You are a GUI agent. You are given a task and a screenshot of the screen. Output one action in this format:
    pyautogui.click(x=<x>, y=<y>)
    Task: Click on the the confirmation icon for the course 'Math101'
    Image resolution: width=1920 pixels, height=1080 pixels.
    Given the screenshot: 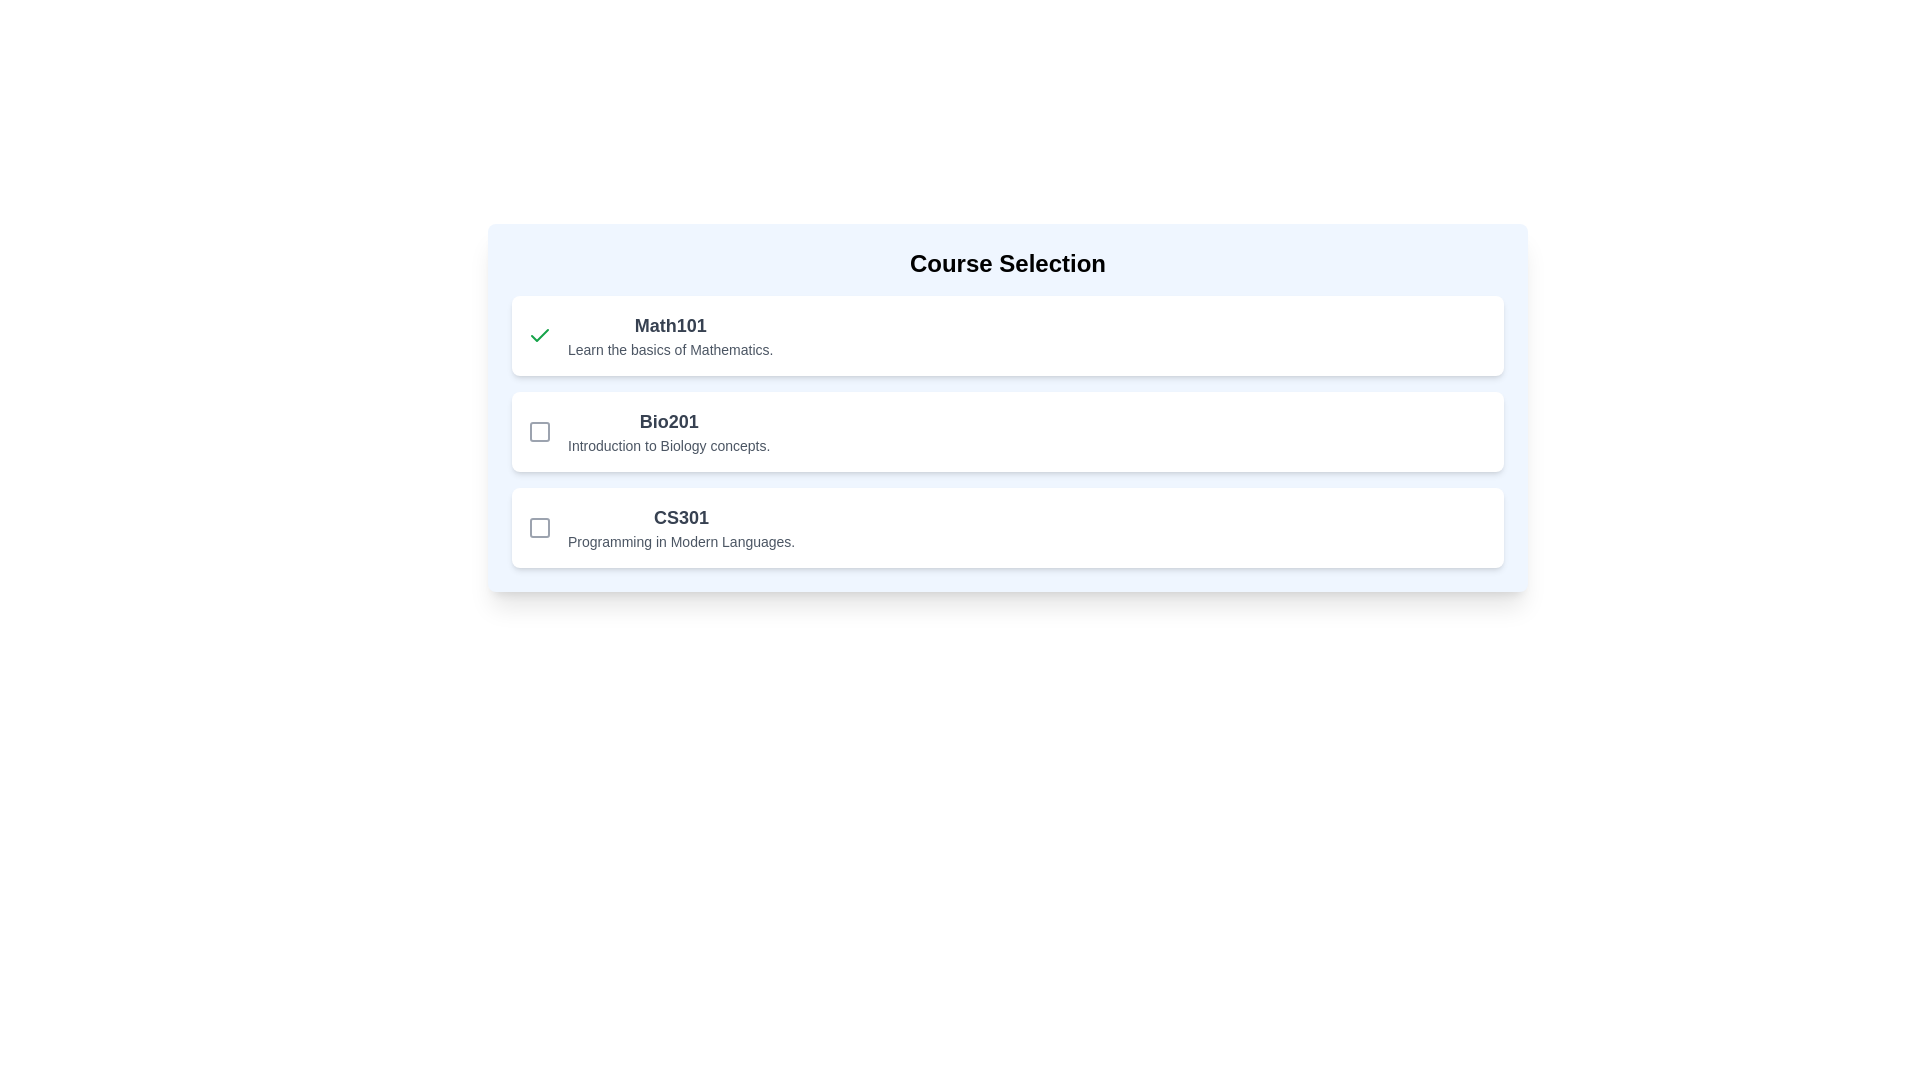 What is the action you would take?
    pyautogui.click(x=539, y=334)
    